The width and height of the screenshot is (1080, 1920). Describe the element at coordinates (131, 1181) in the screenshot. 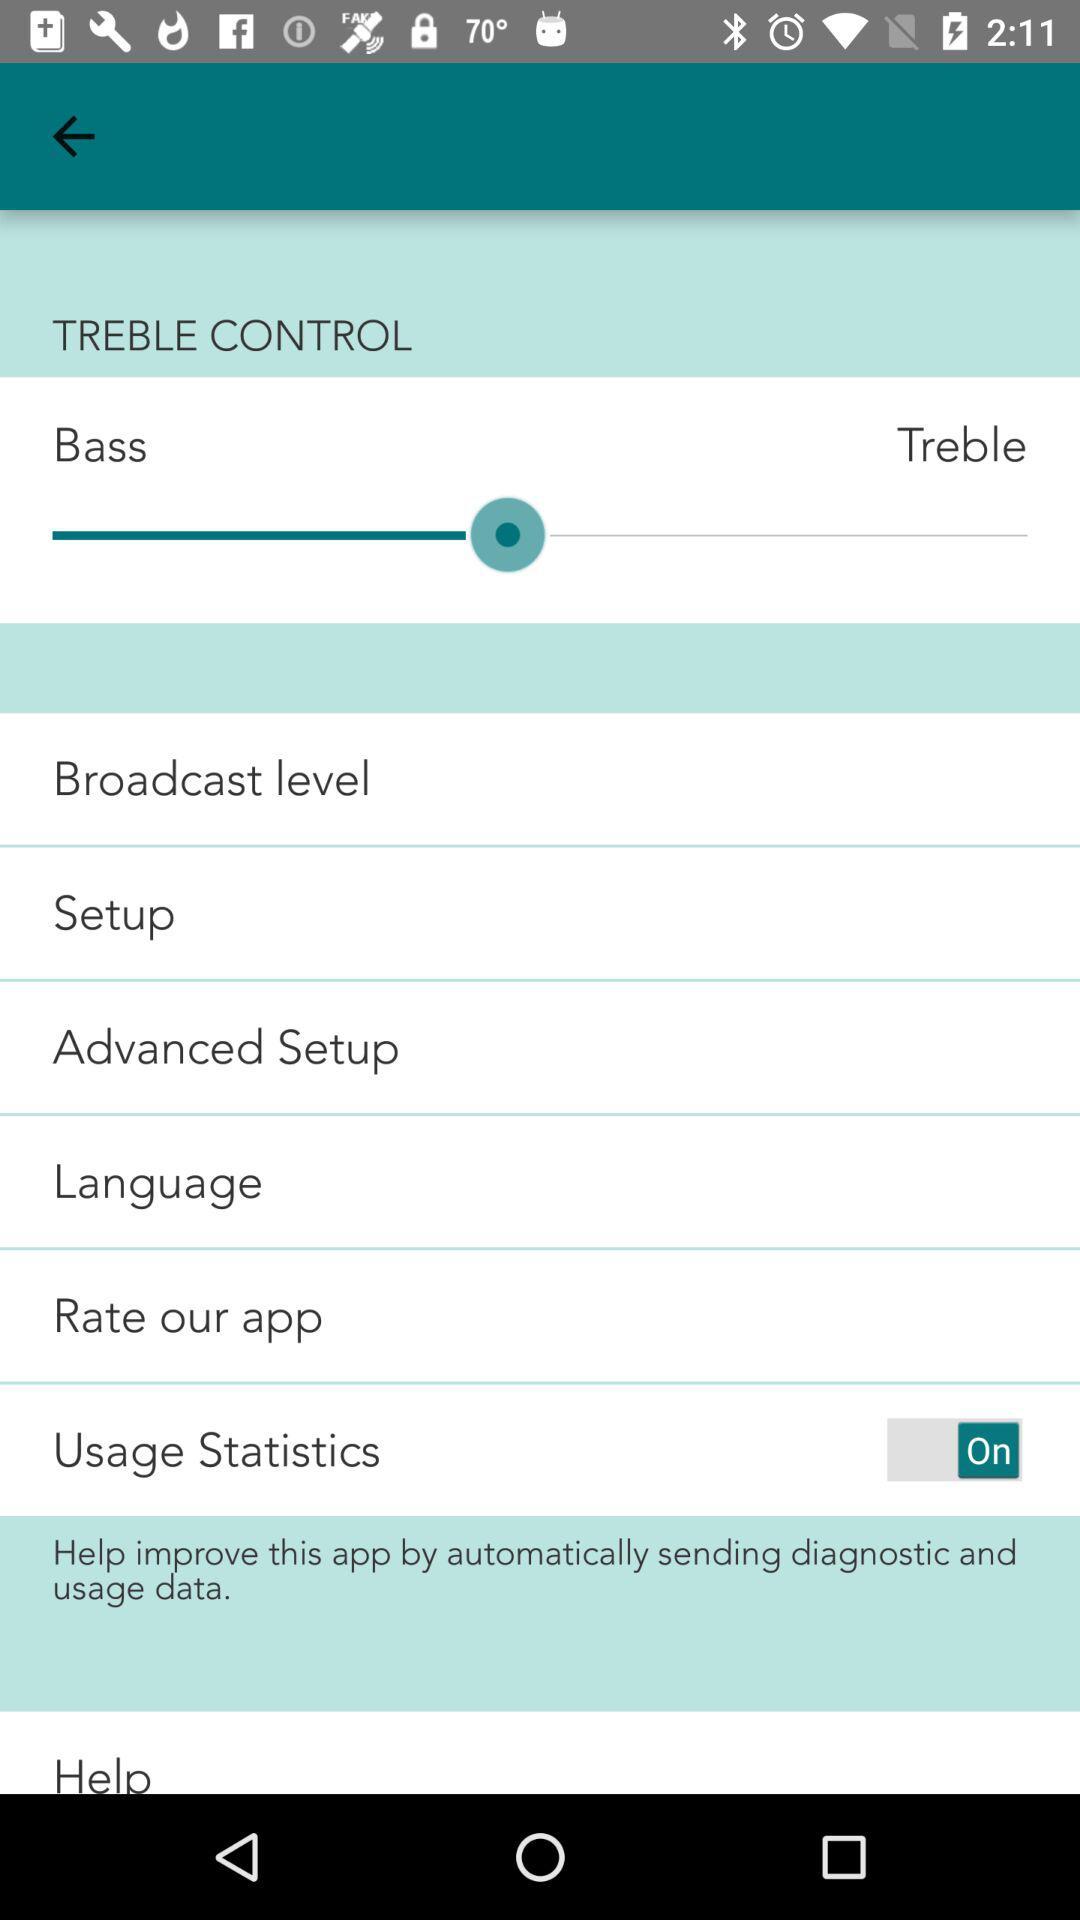

I see `item below advanced setup icon` at that location.